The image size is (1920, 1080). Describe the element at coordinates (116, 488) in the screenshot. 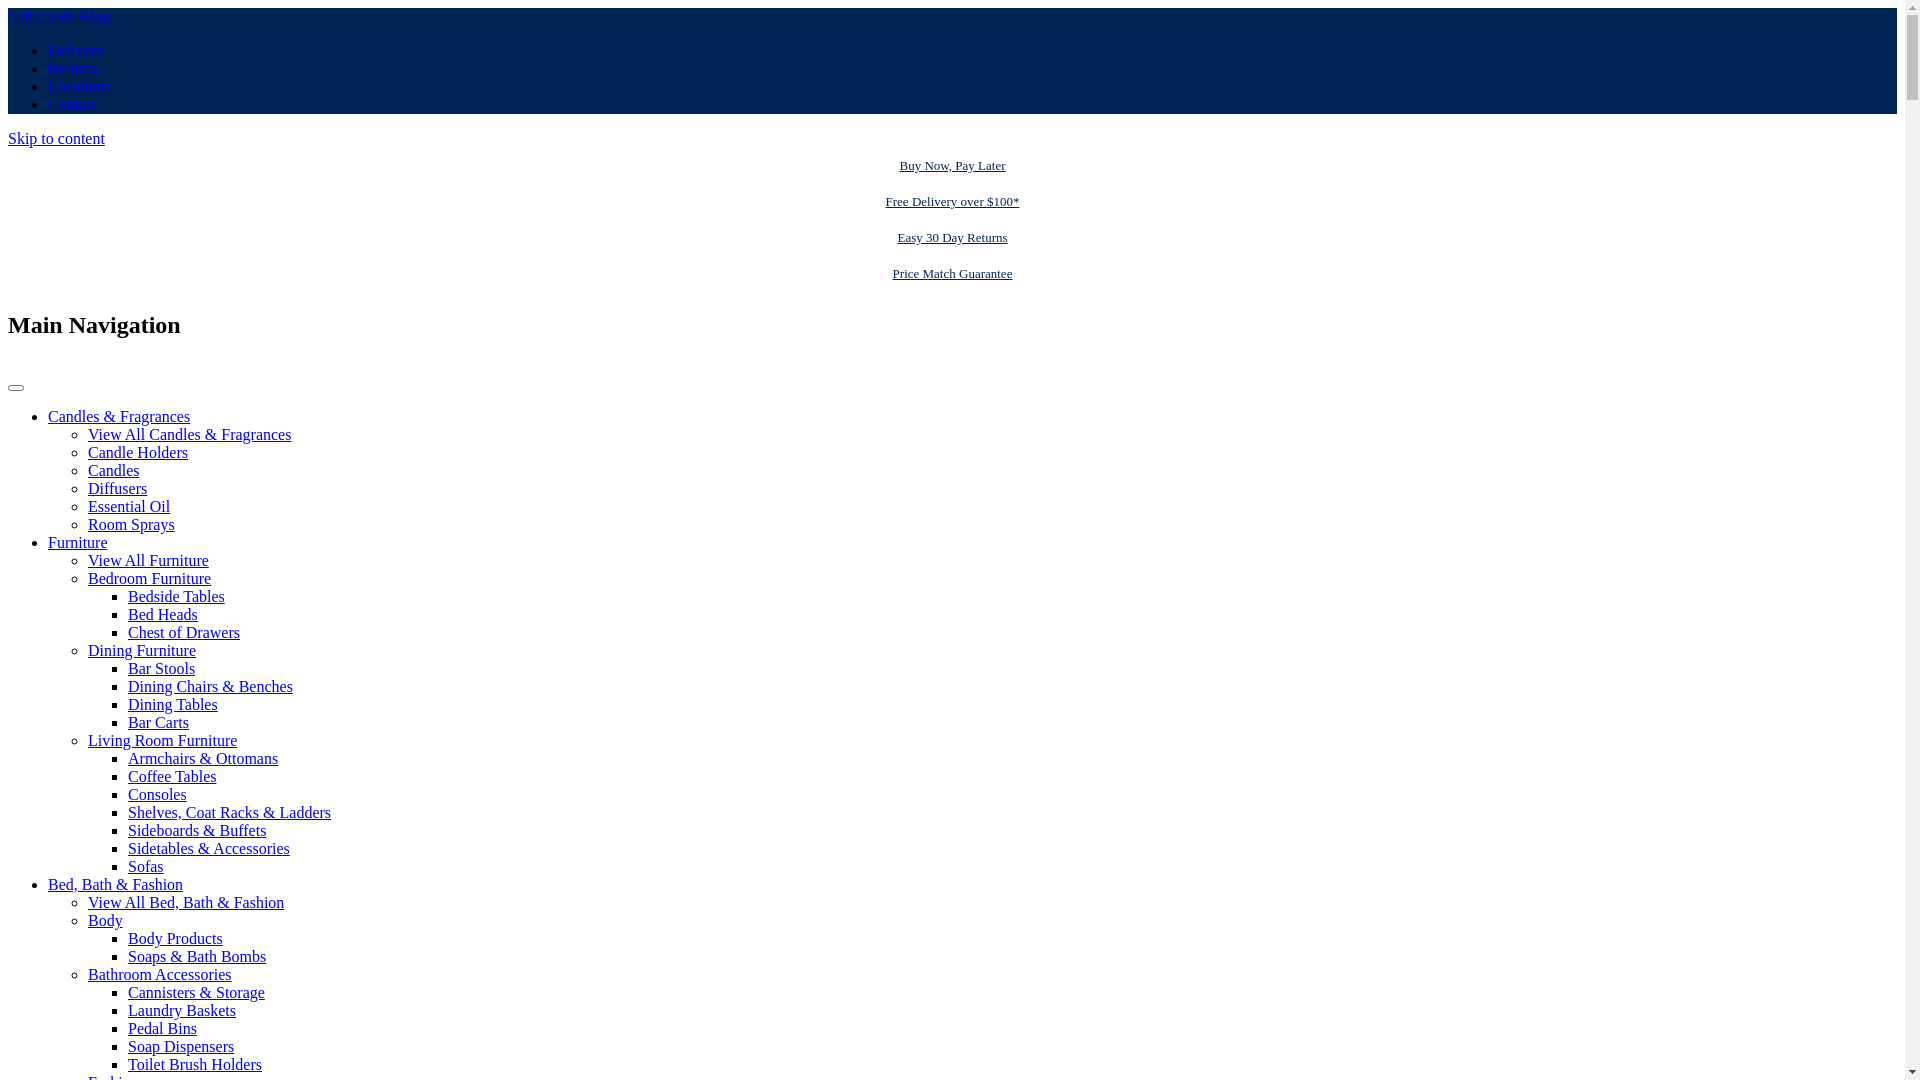

I see `'Diffusers'` at that location.